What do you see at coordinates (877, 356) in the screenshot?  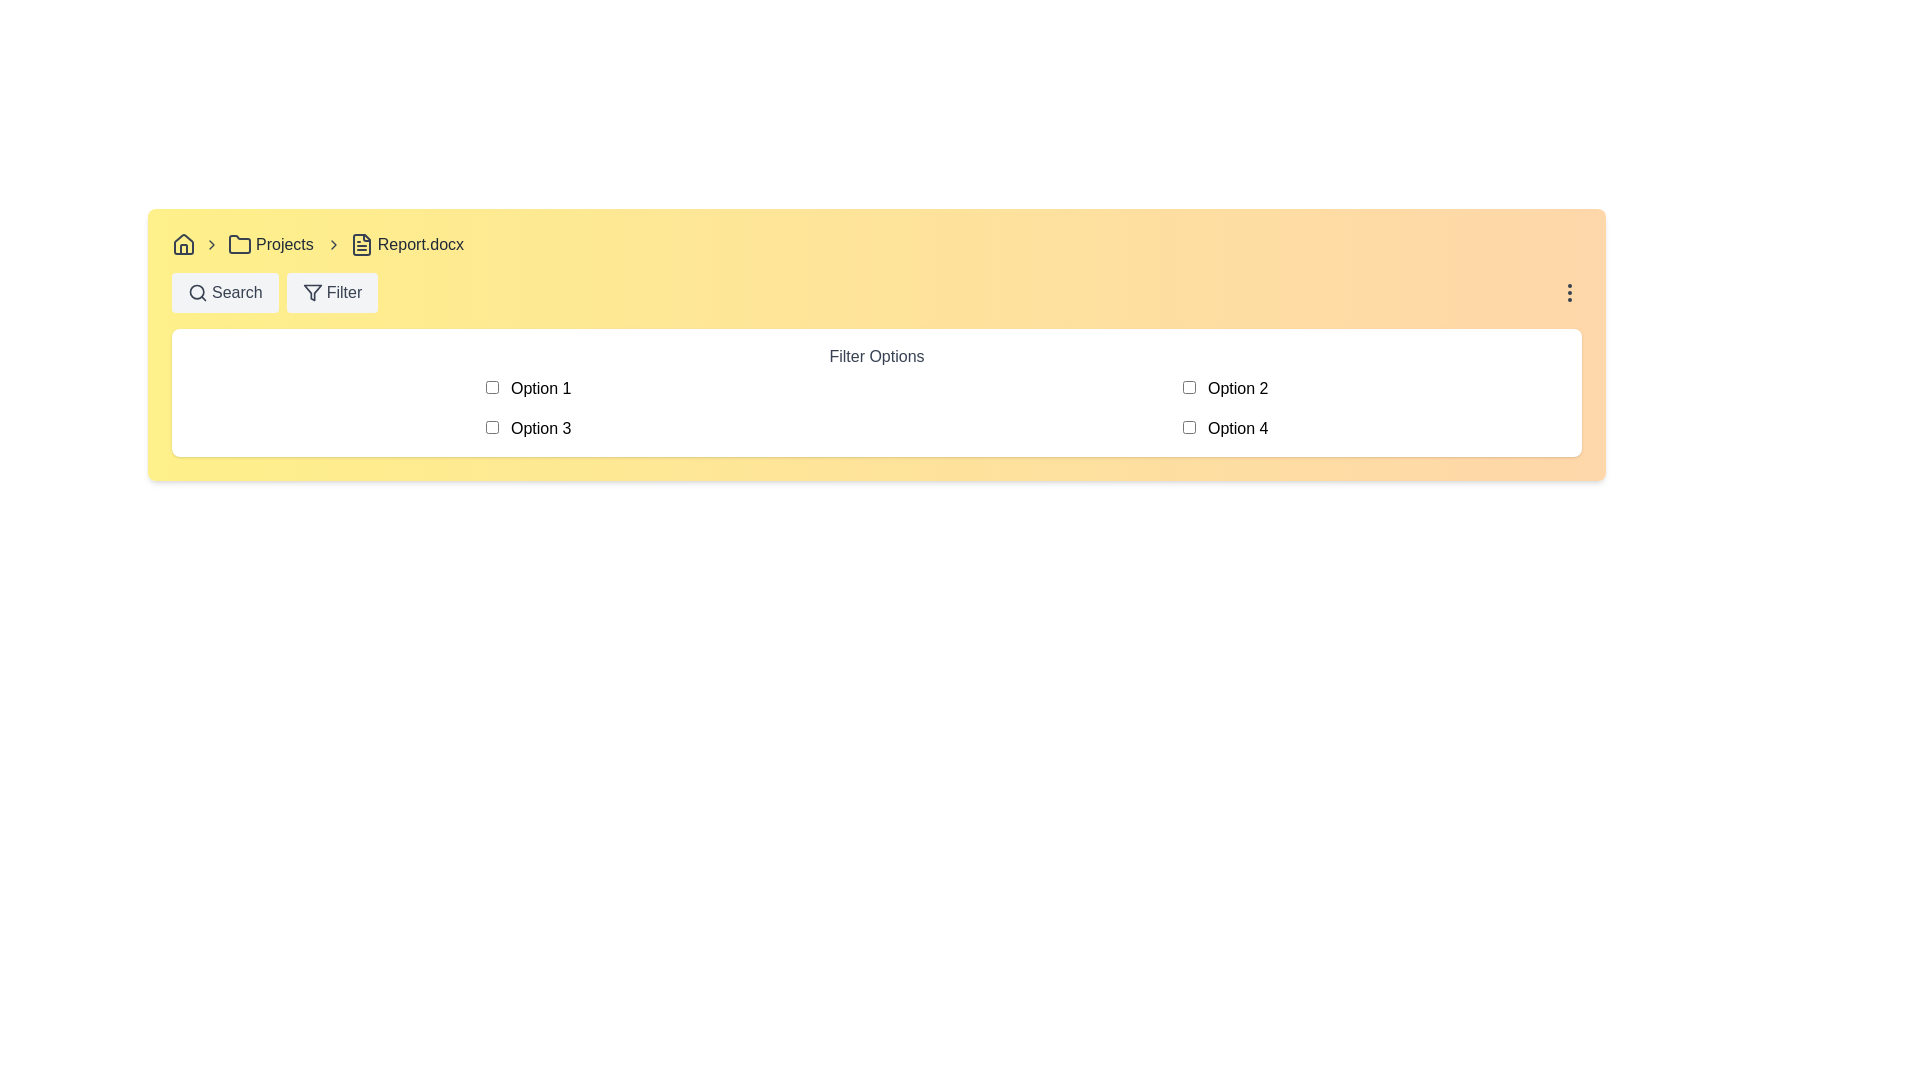 I see `the 'Filter Options' header text, which is styled in gray color and bold, positioned at the top of a section with selectable options` at bounding box center [877, 356].